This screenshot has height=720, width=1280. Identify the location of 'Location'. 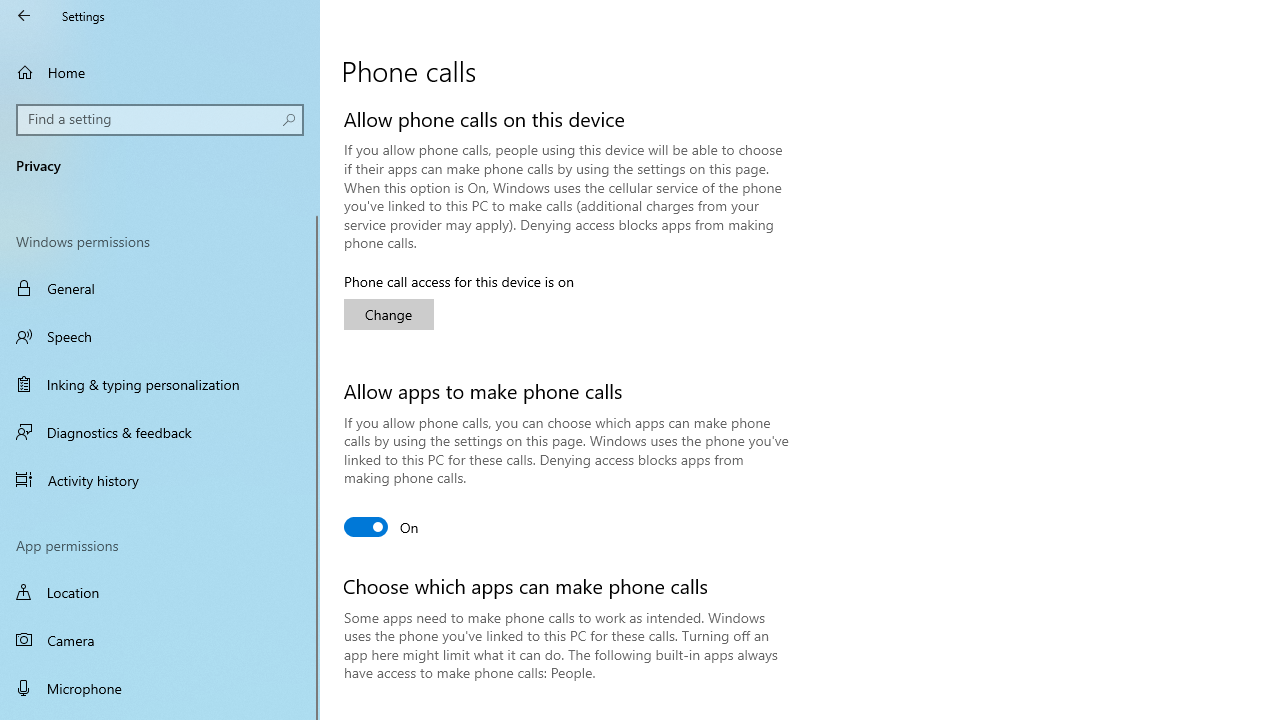
(160, 591).